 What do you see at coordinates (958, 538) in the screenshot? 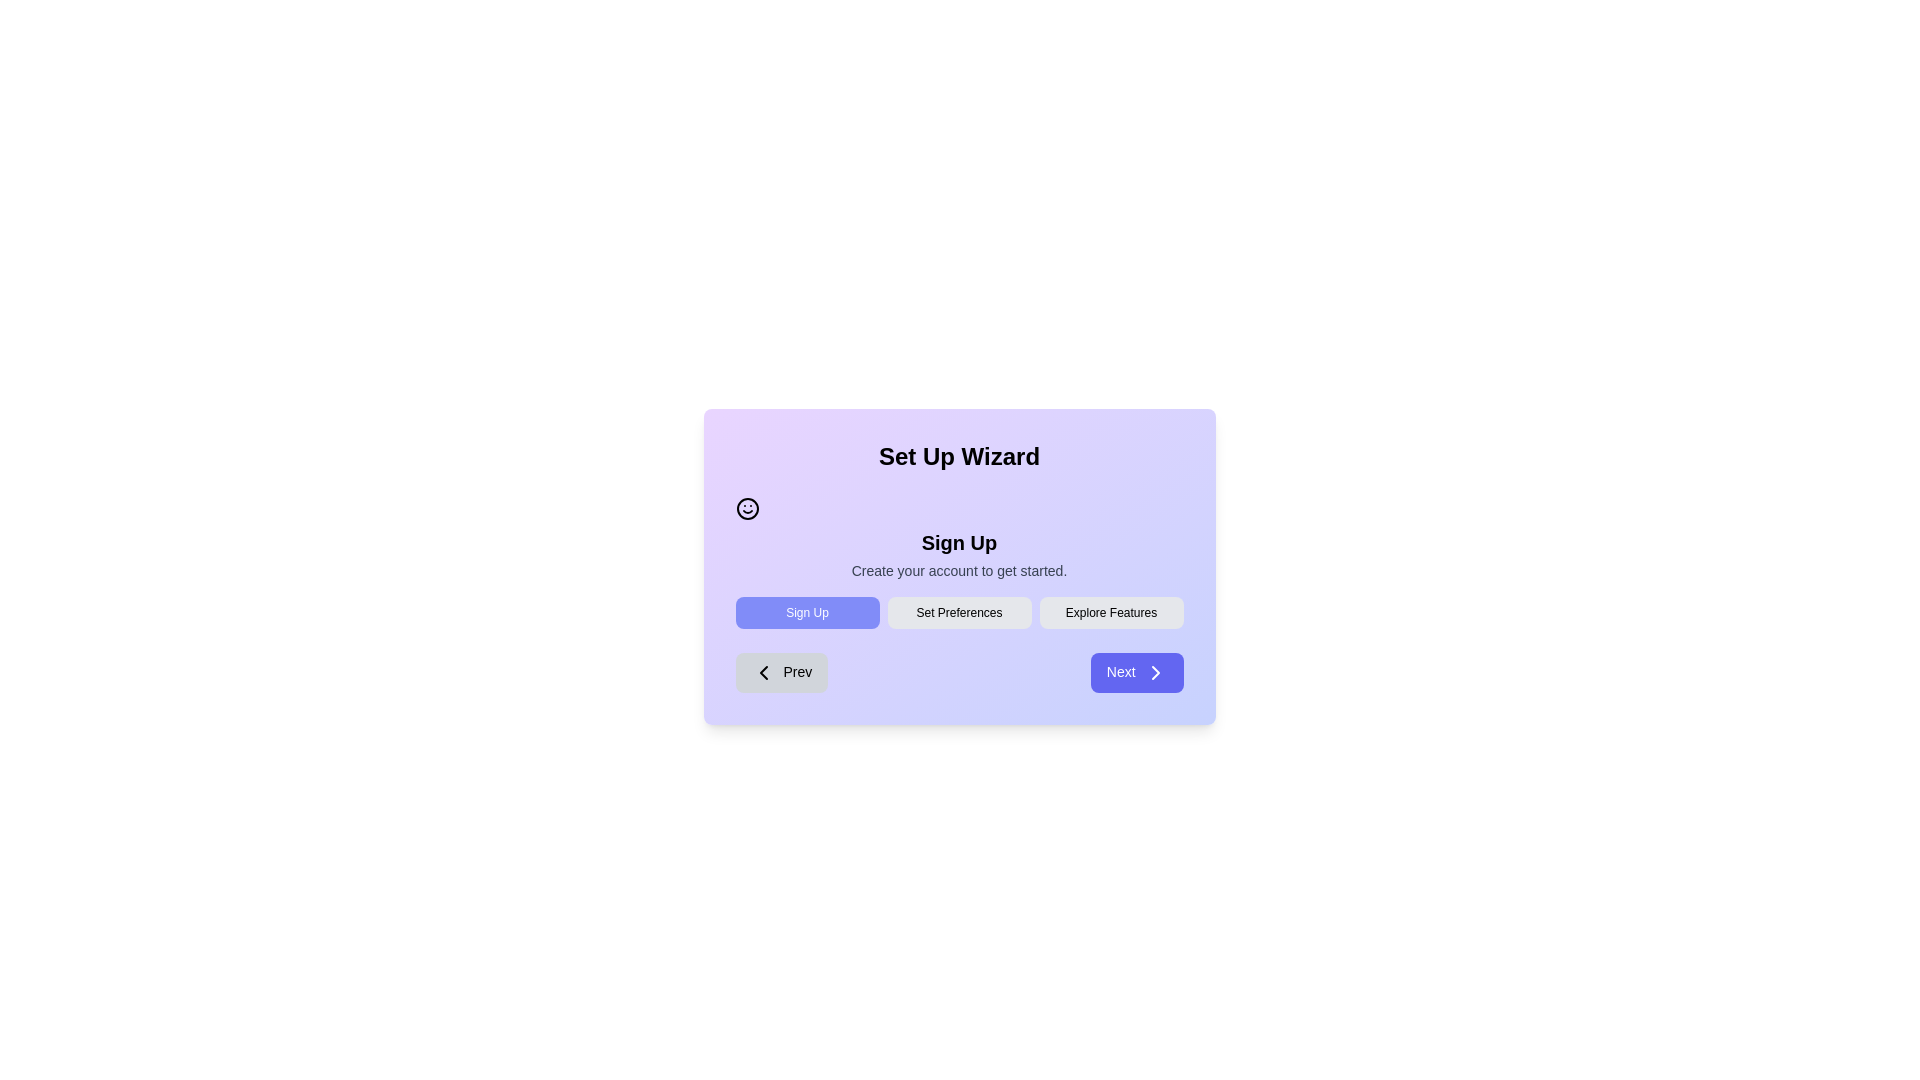
I see `the section containing the smiley face icon and the centered title 'Sign Up' to proceed with related buttons below it` at bounding box center [958, 538].